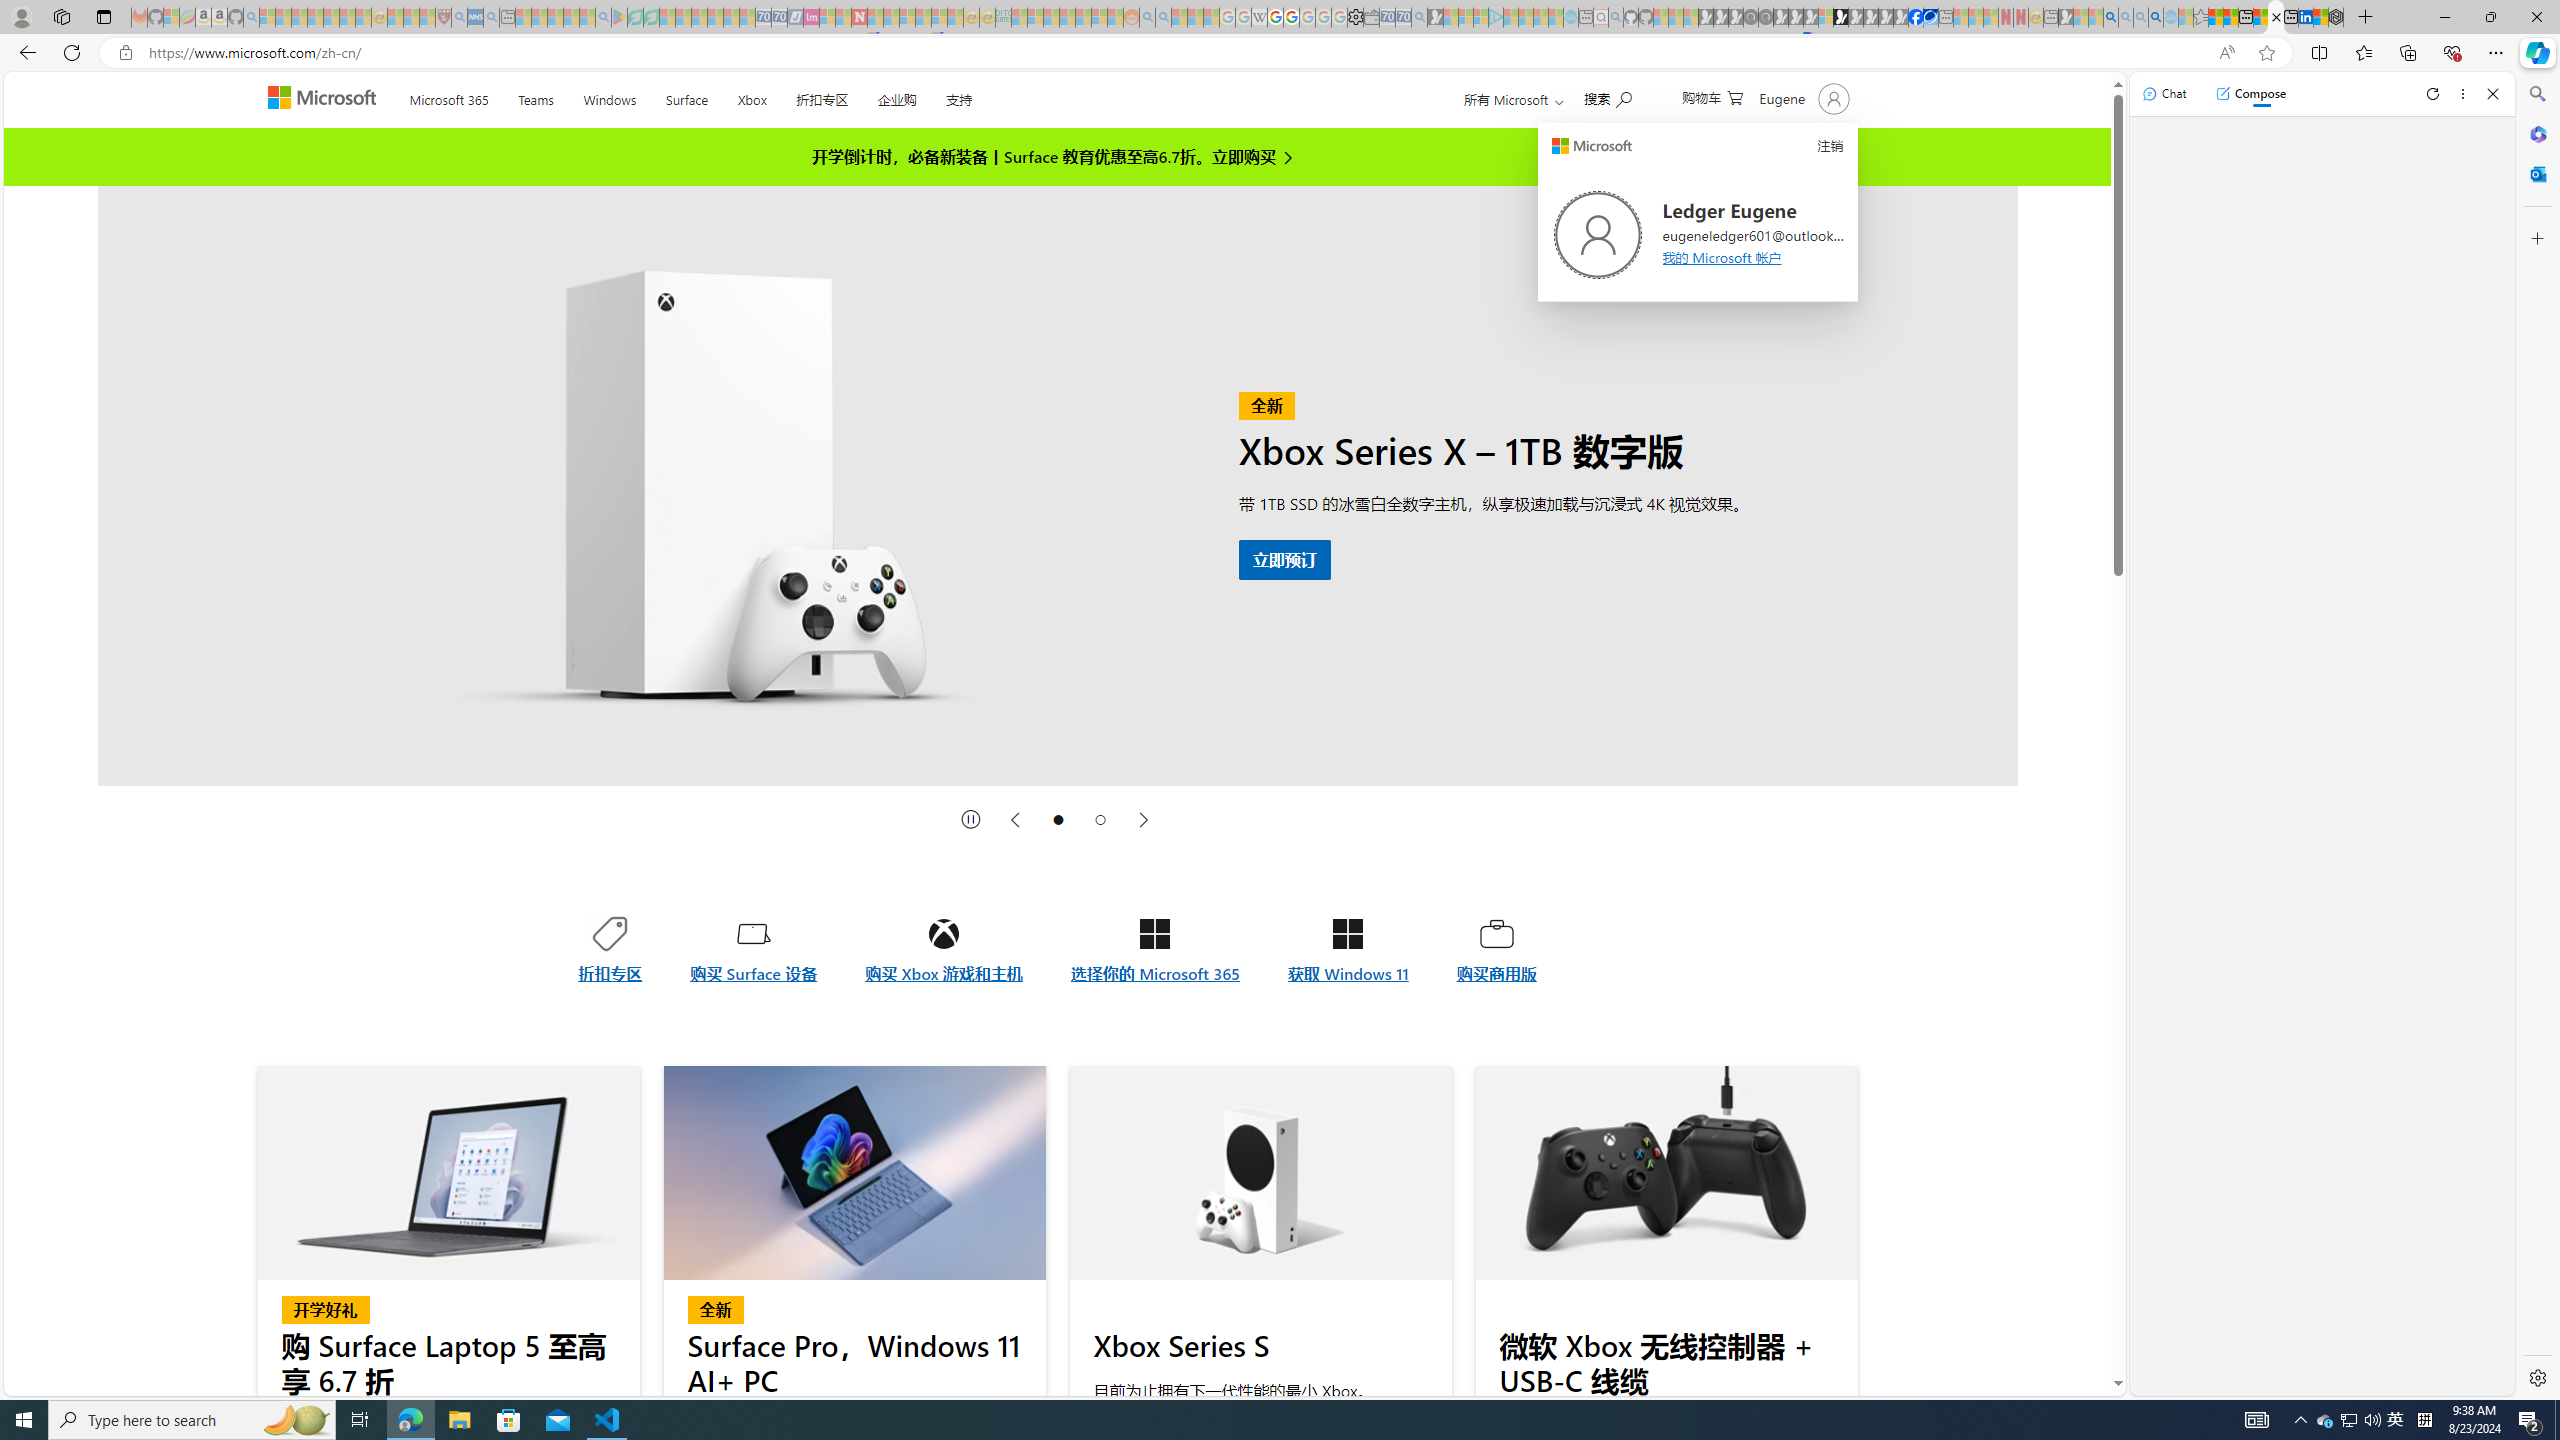  Describe the element at coordinates (534, 95) in the screenshot. I see `'Teams'` at that location.